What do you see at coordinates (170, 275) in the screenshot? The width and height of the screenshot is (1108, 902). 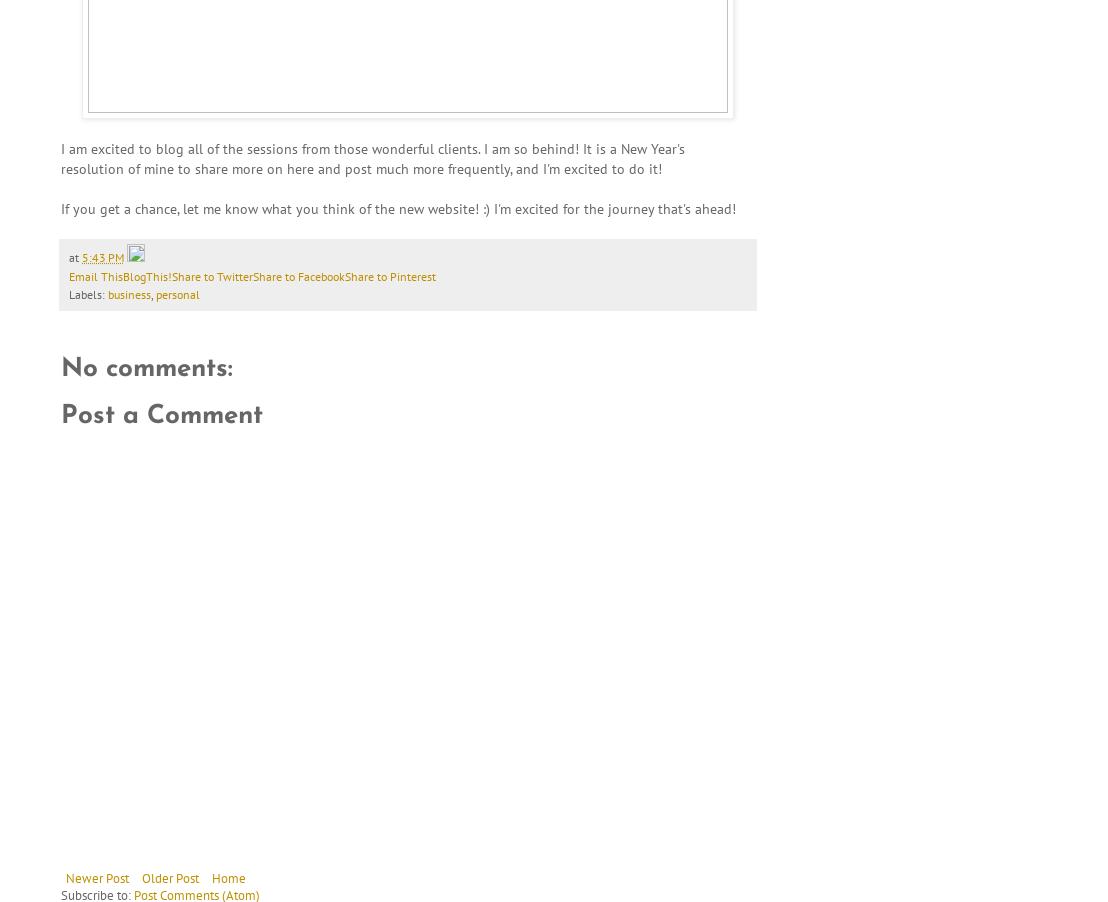 I see `'Share to Twitter'` at bounding box center [170, 275].